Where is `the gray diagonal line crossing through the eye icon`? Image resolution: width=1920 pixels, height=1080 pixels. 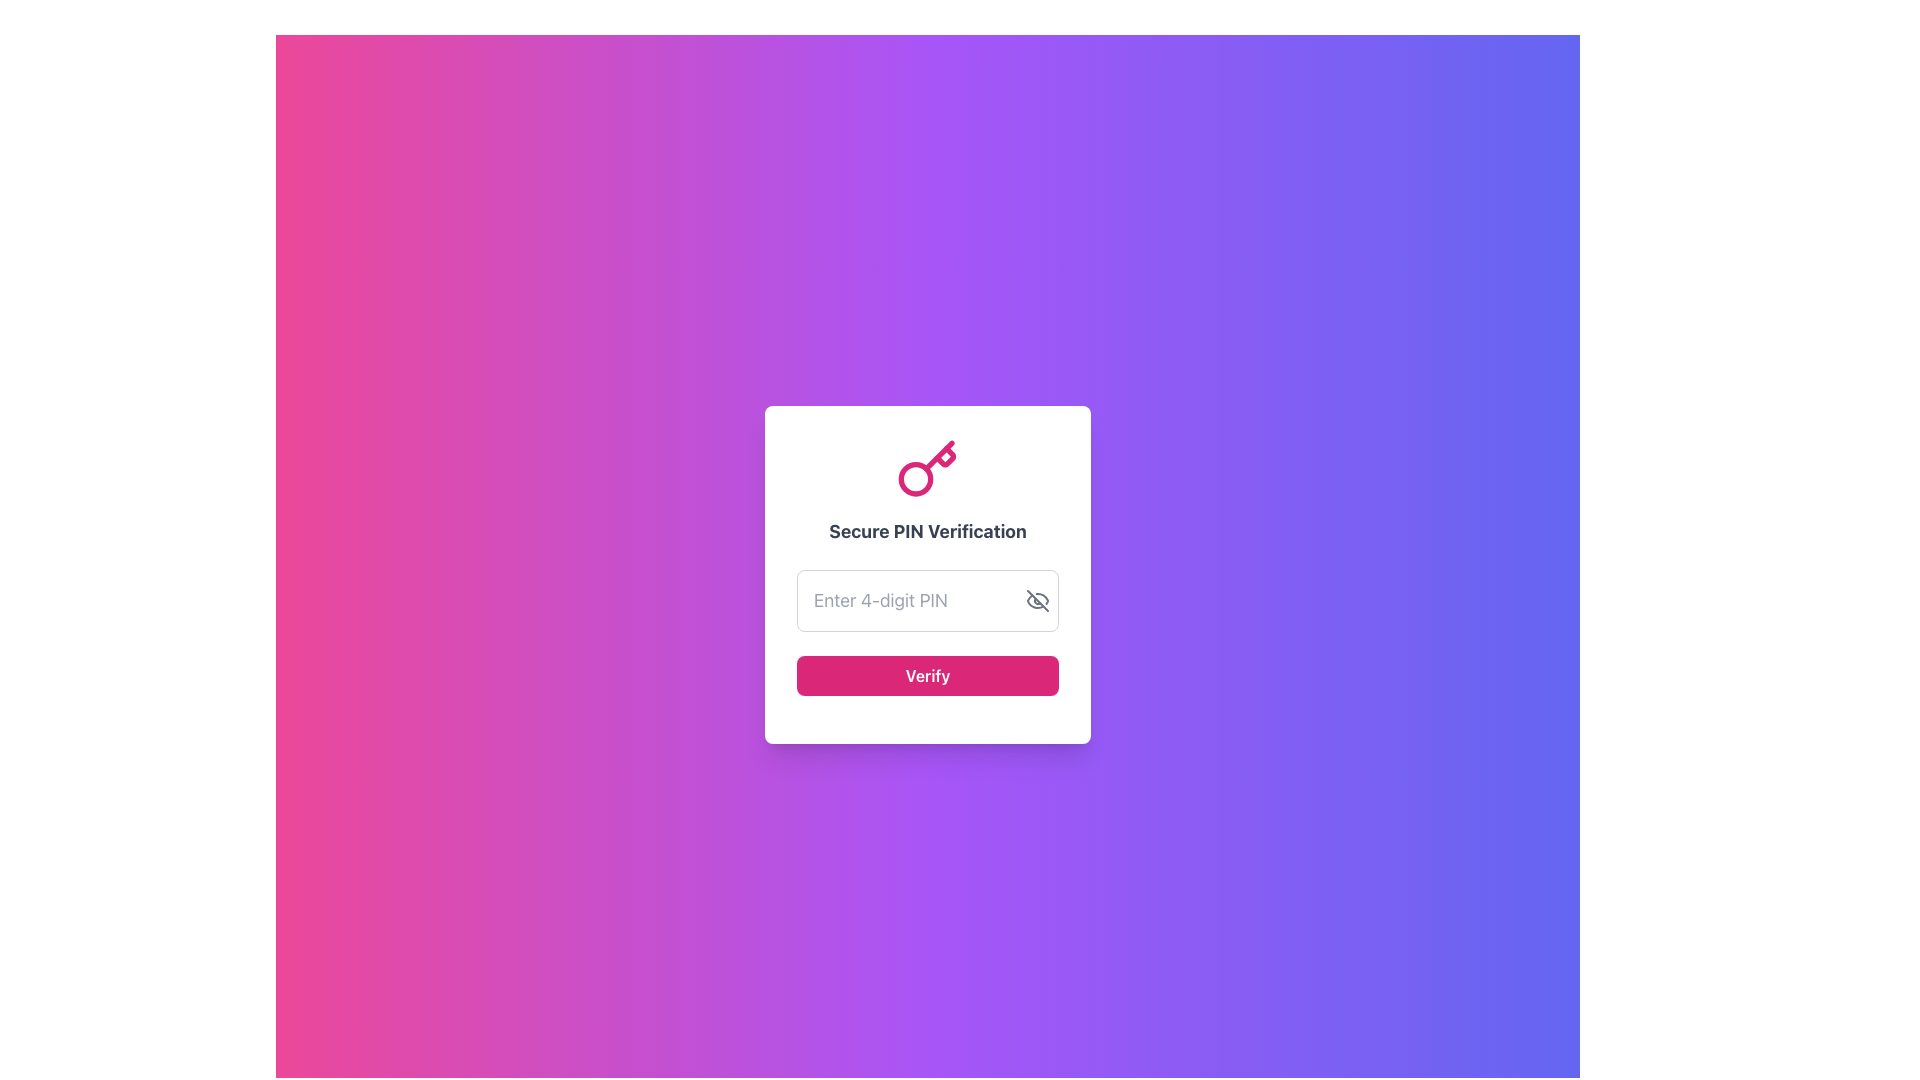
the gray diagonal line crossing through the eye icon is located at coordinates (1037, 600).